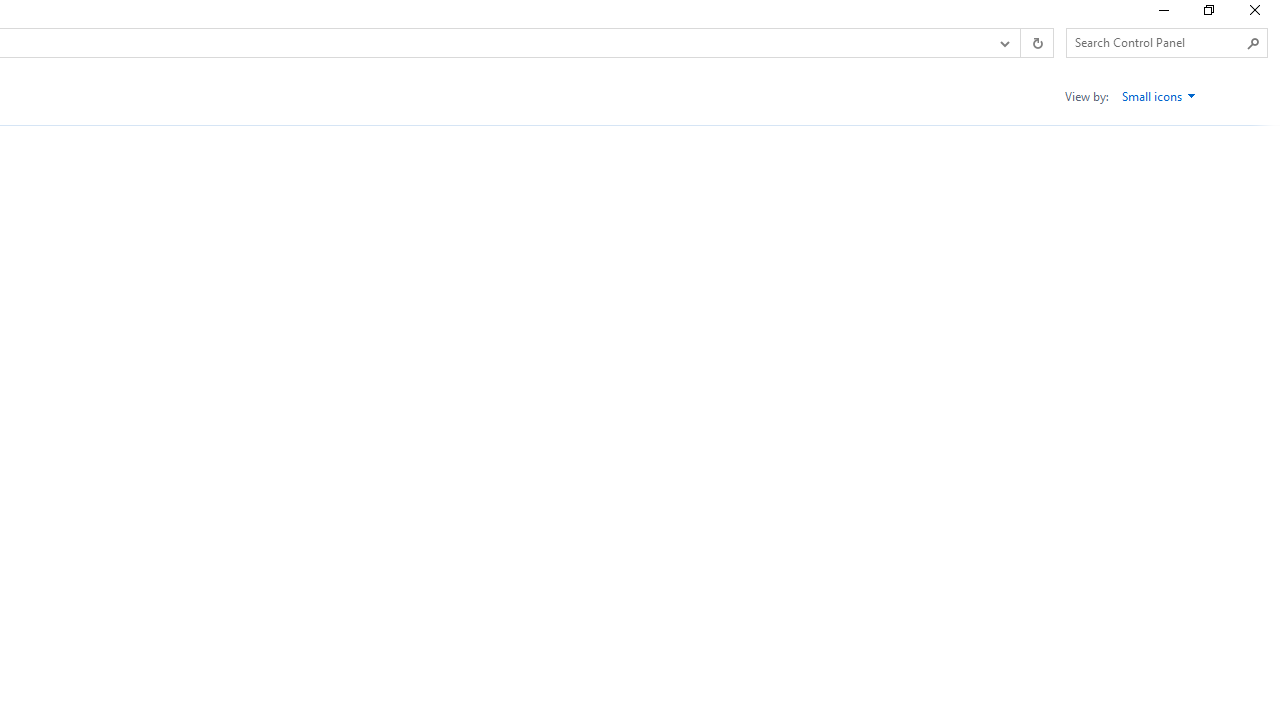 The width and height of the screenshot is (1280, 720). What do you see at coordinates (1157, 42) in the screenshot?
I see `'Search Box'` at bounding box center [1157, 42].